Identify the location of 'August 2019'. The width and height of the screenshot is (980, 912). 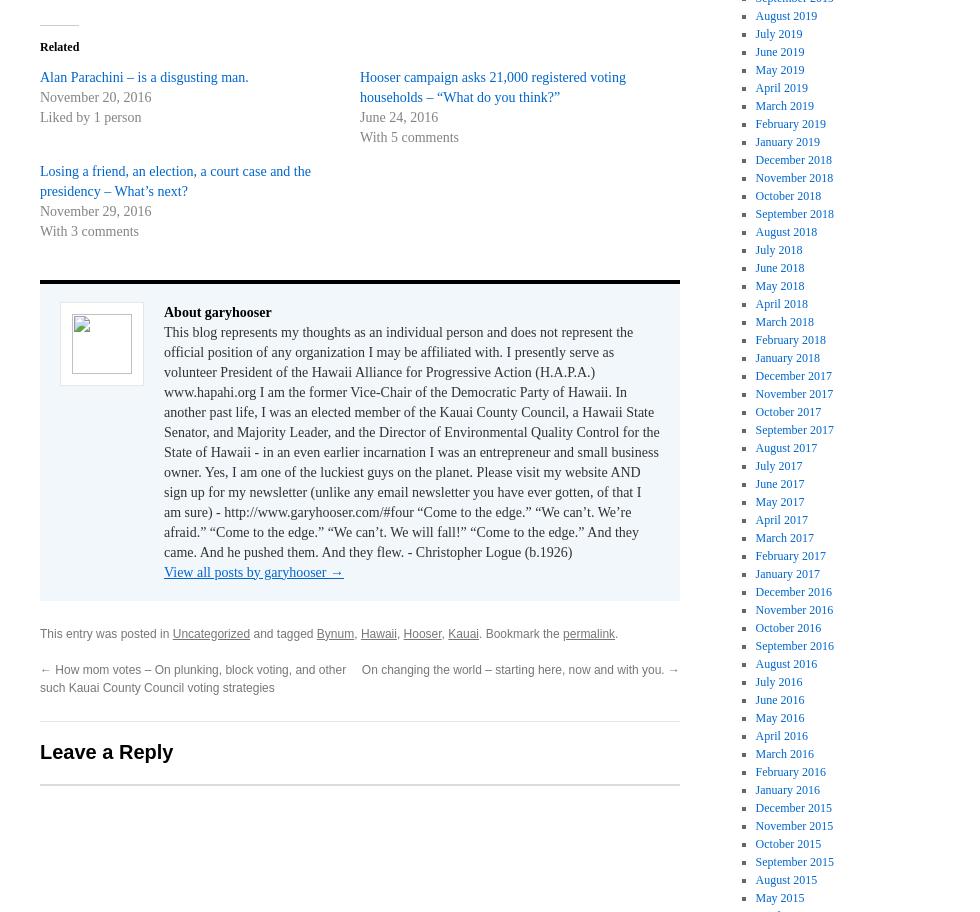
(754, 14).